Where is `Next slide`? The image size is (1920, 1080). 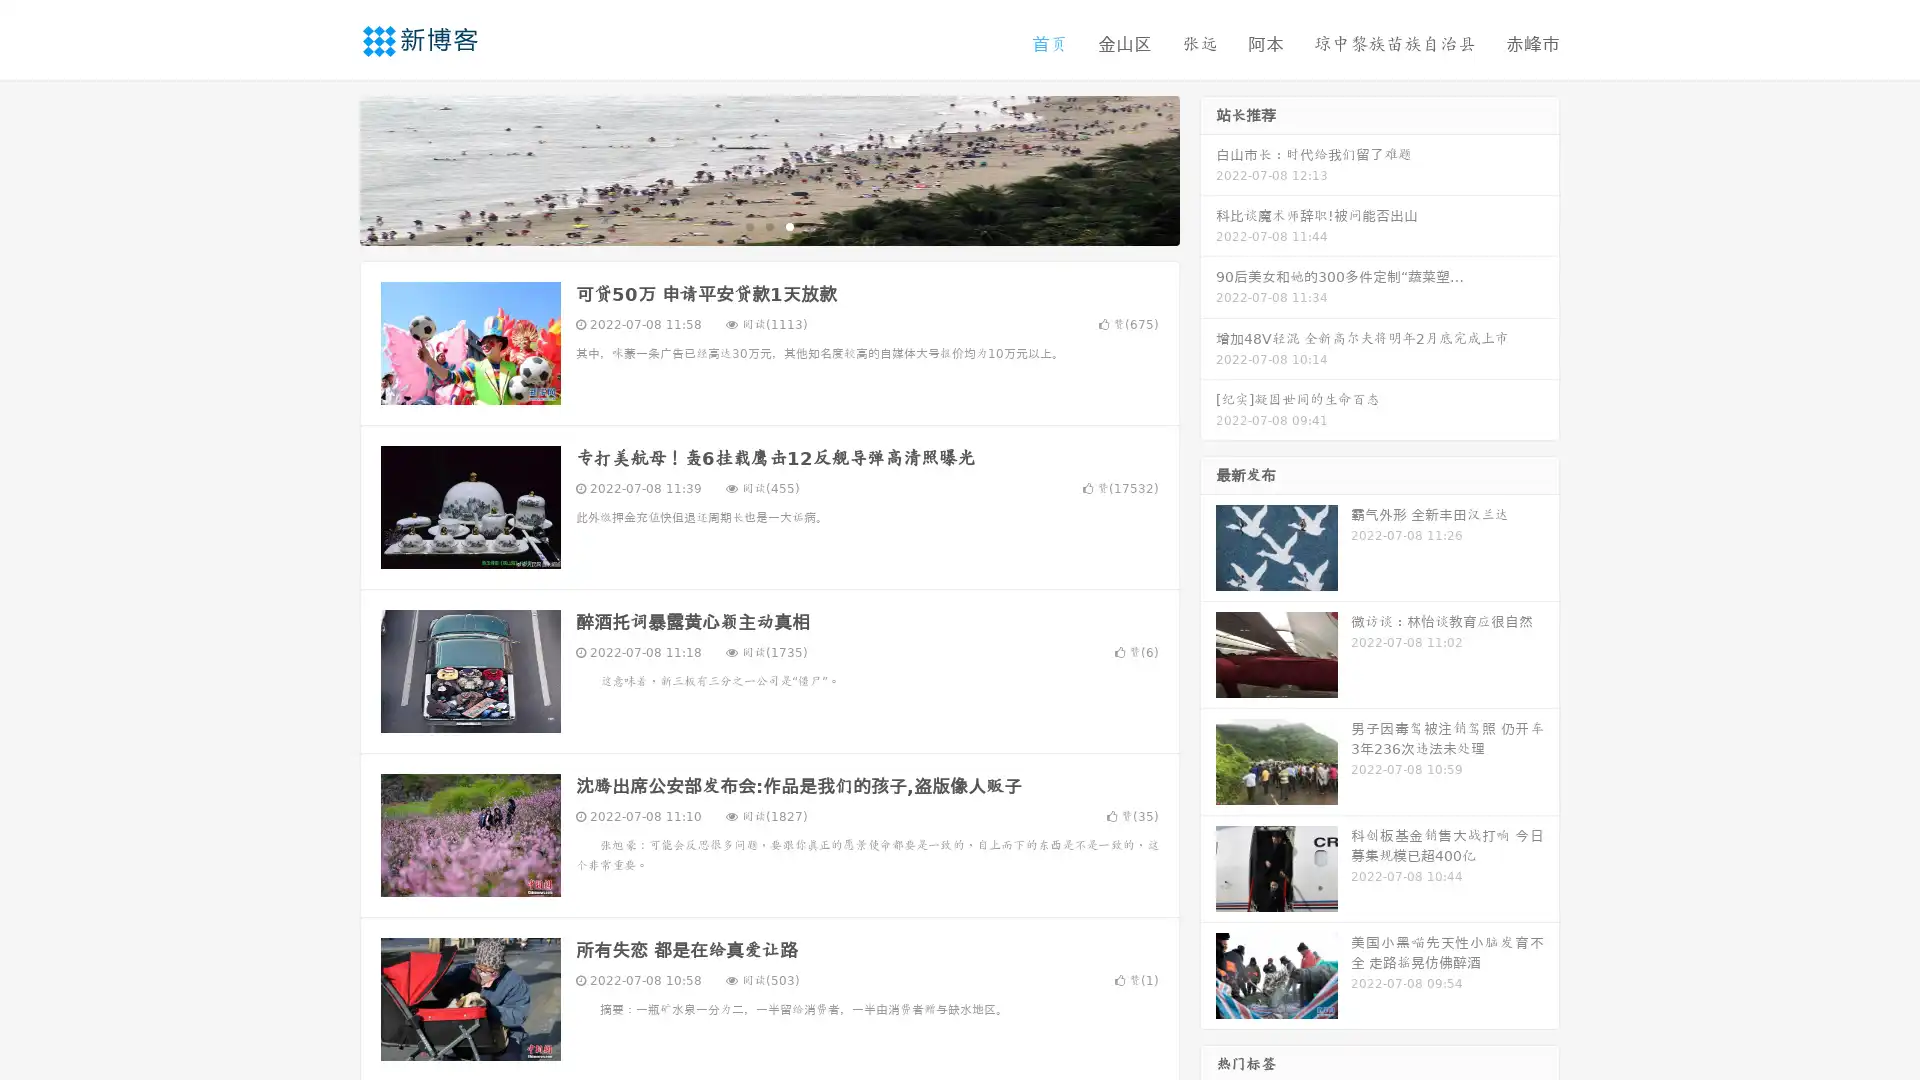
Next slide is located at coordinates (1208, 168).